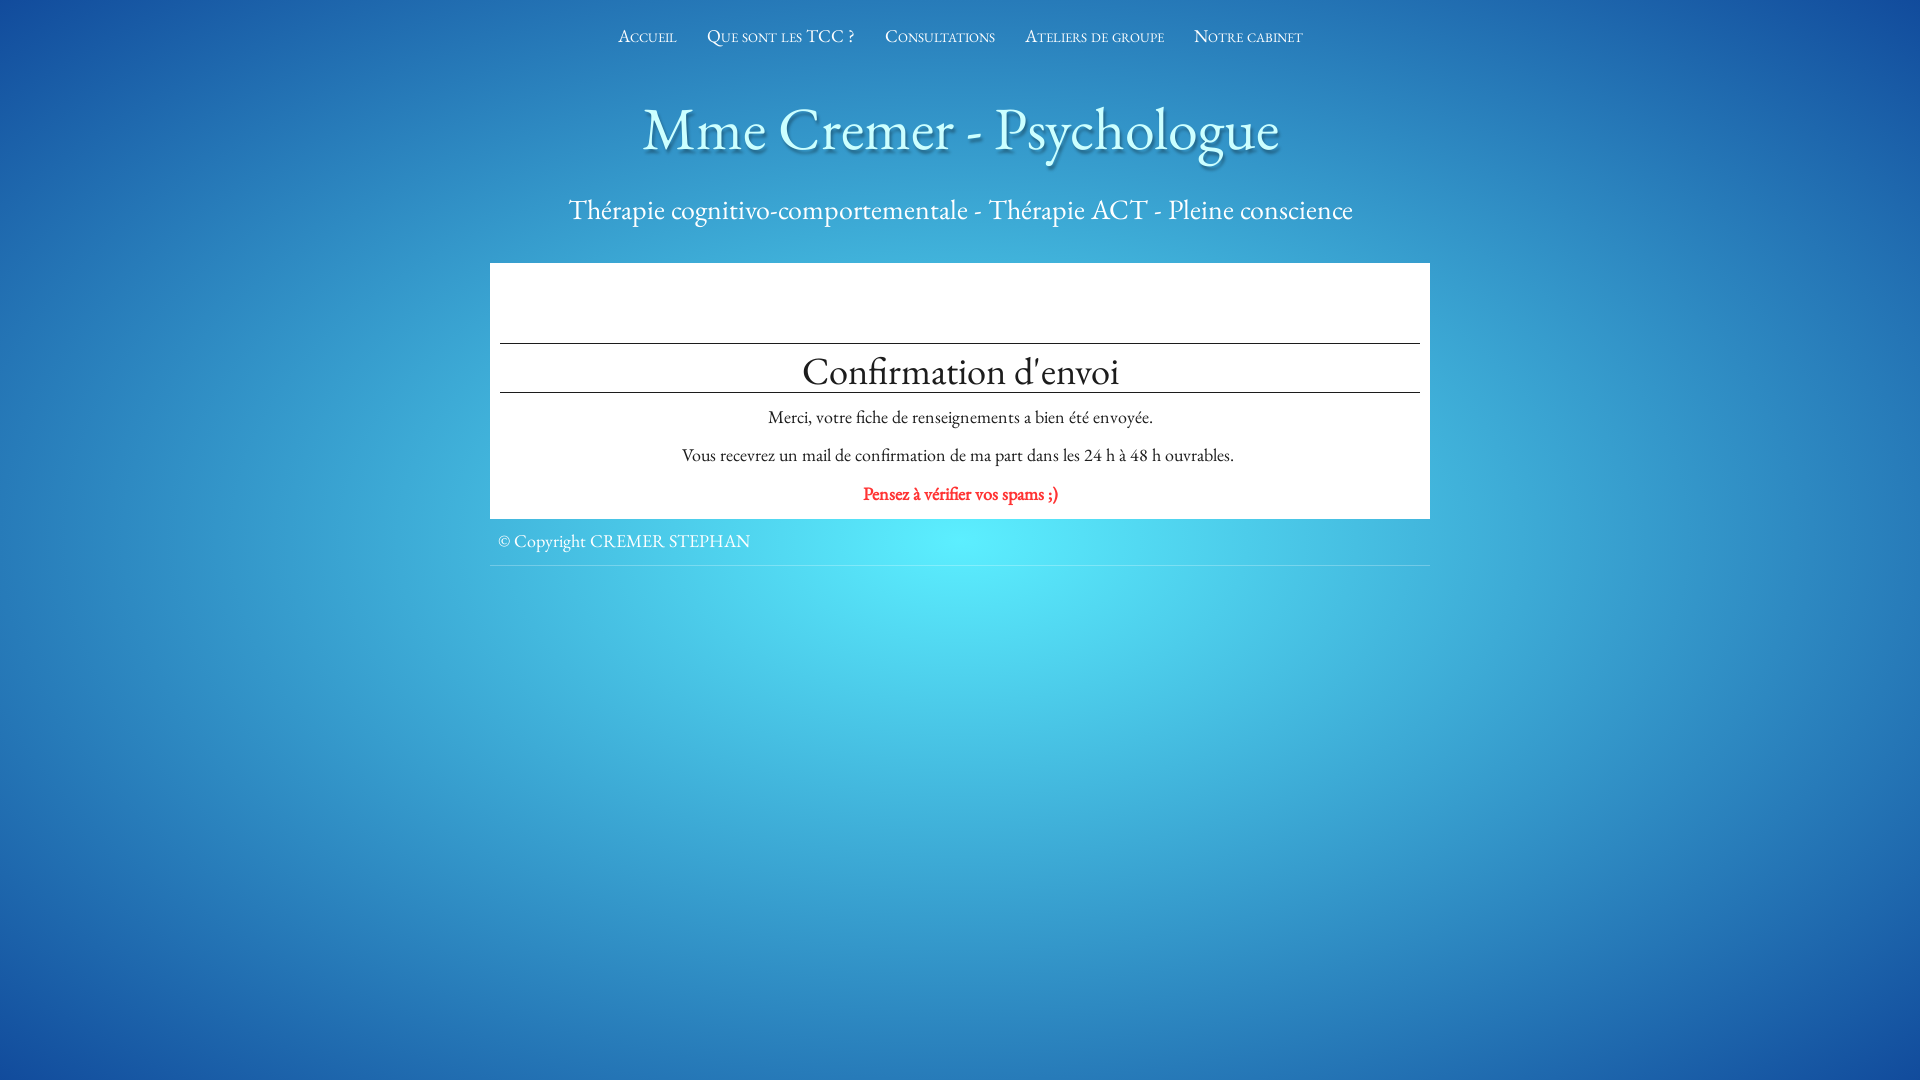 The height and width of the screenshot is (1080, 1920). I want to click on 'Ateliers de groupe', so click(1009, 35).